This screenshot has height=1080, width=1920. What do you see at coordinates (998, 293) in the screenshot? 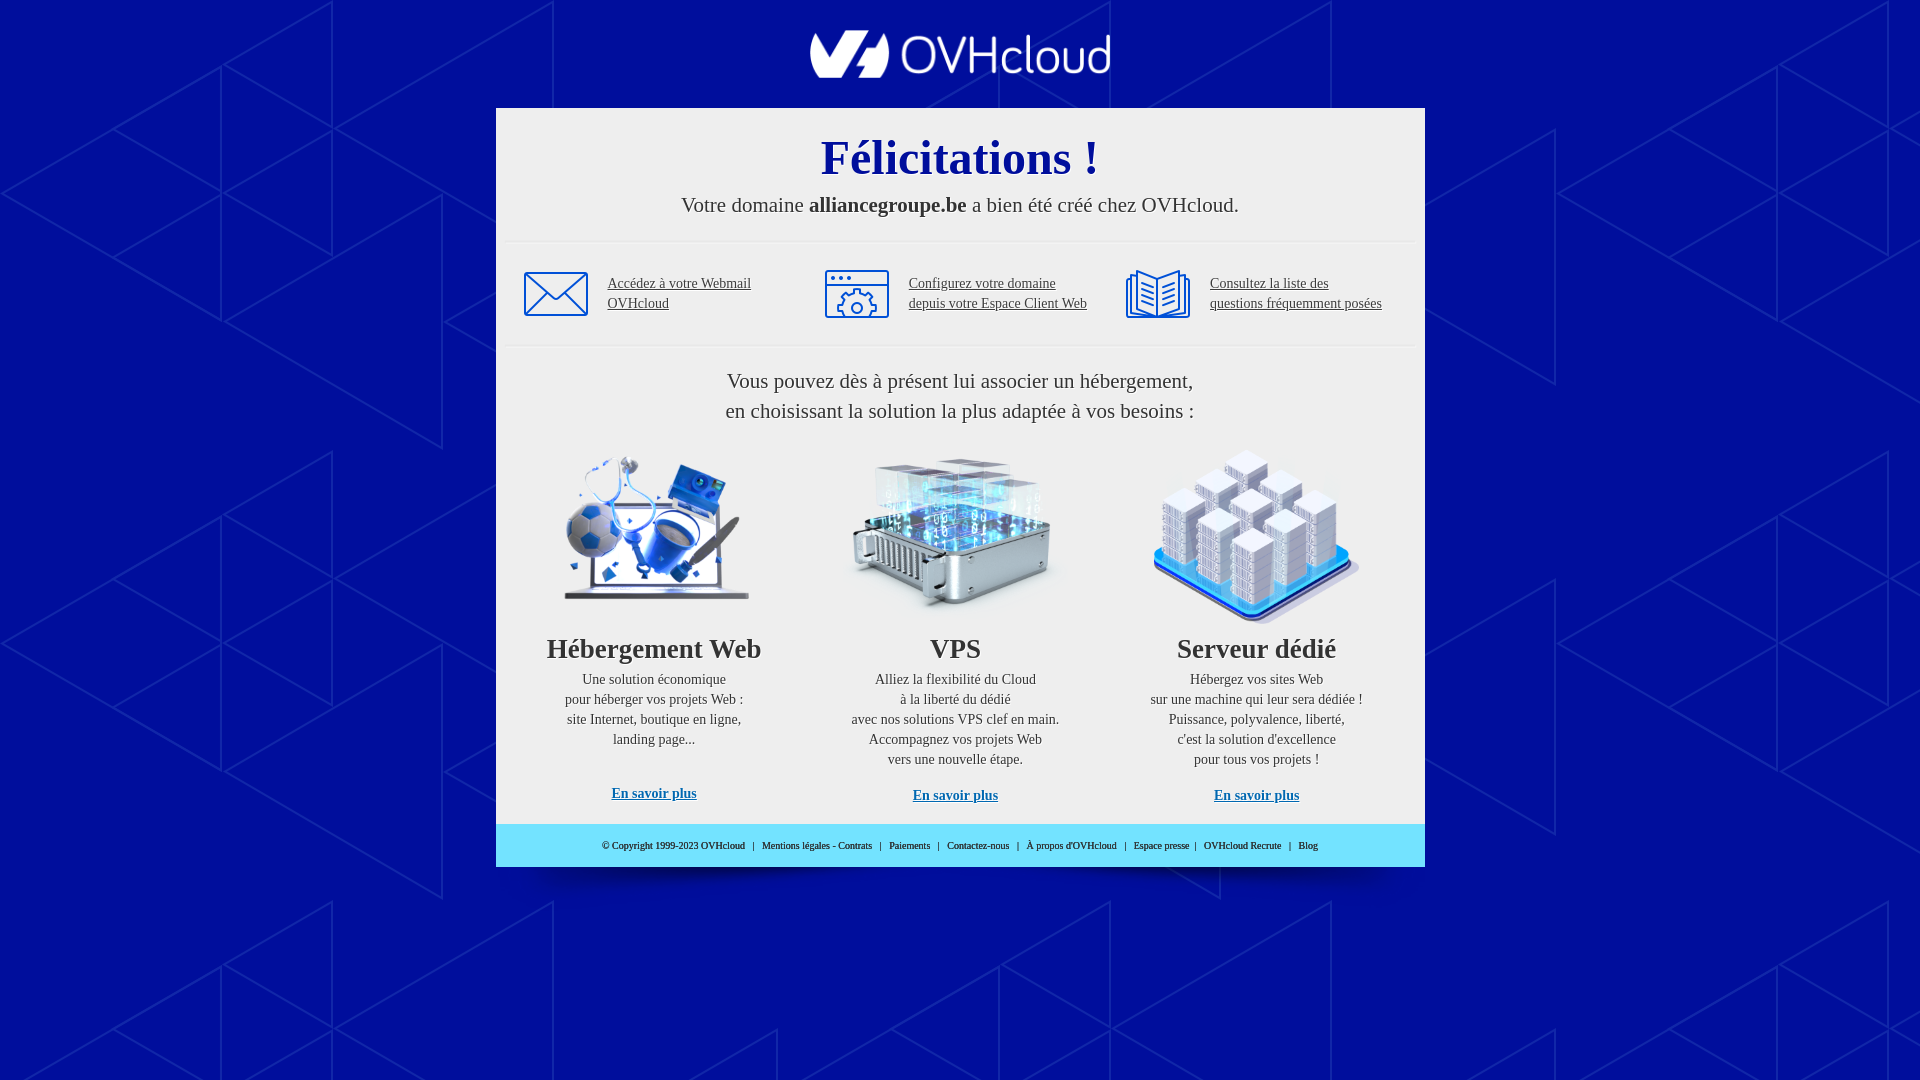
I see `'Configurez votre domaine` at bounding box center [998, 293].